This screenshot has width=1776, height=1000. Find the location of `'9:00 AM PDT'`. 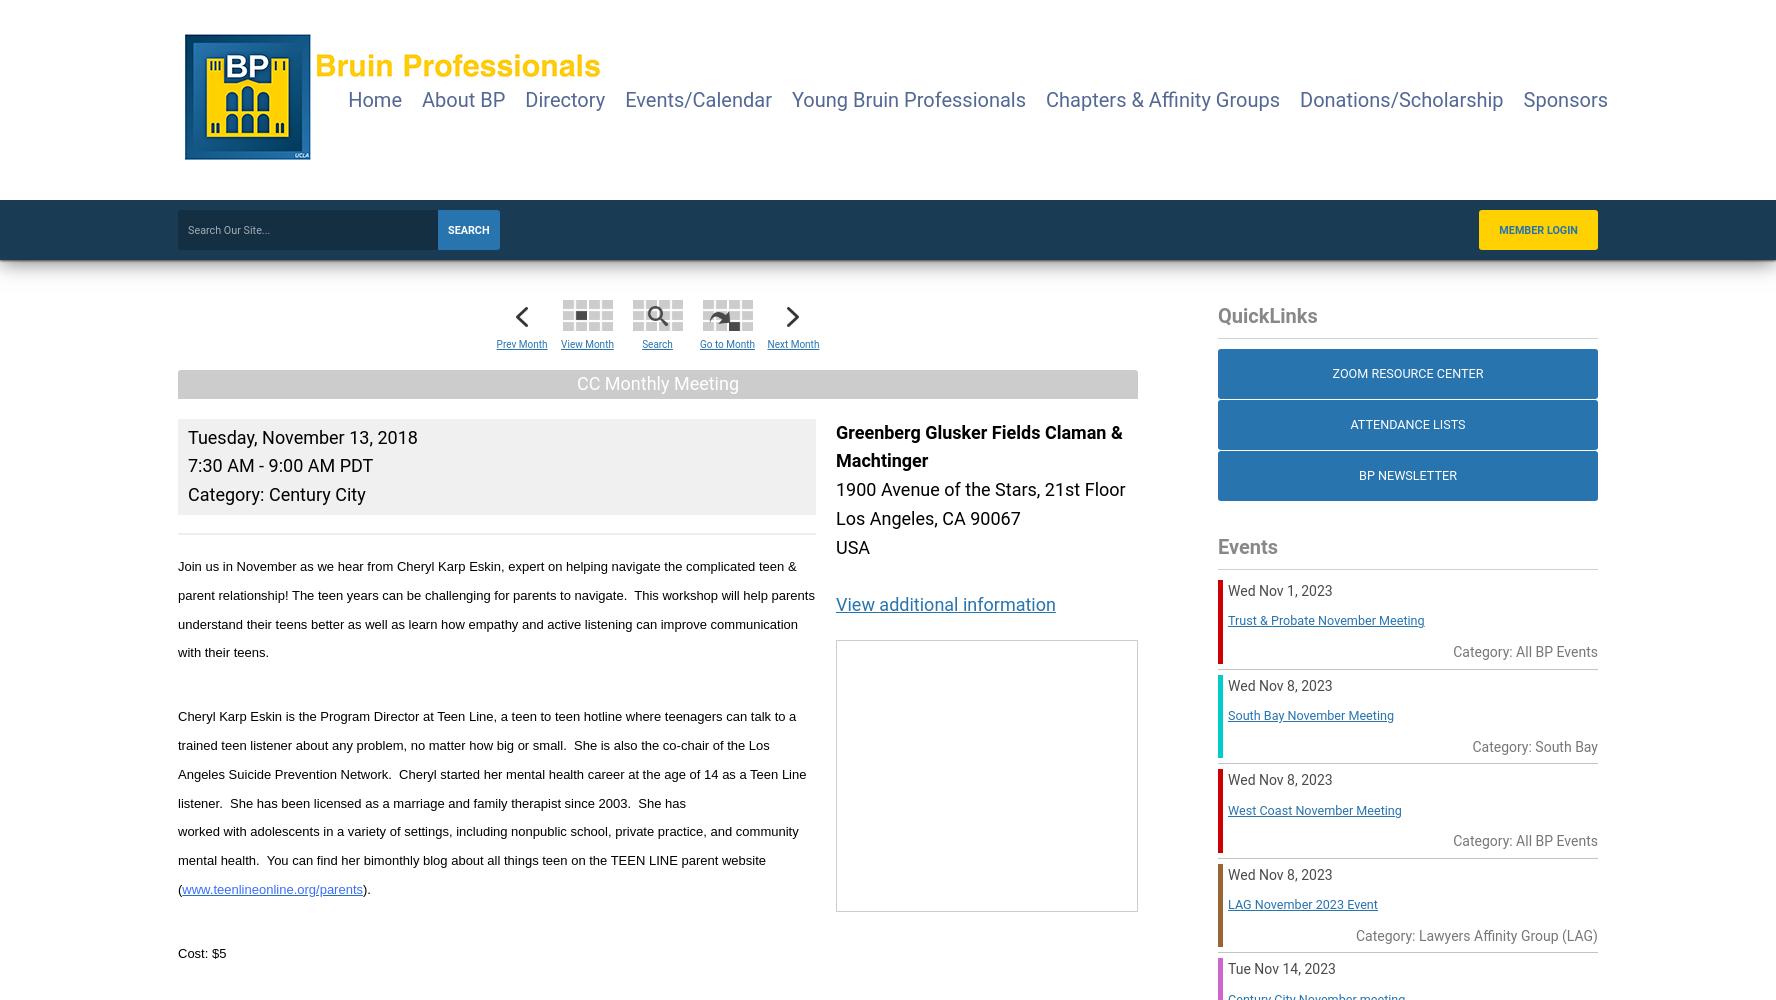

'9:00 AM PDT' is located at coordinates (319, 464).